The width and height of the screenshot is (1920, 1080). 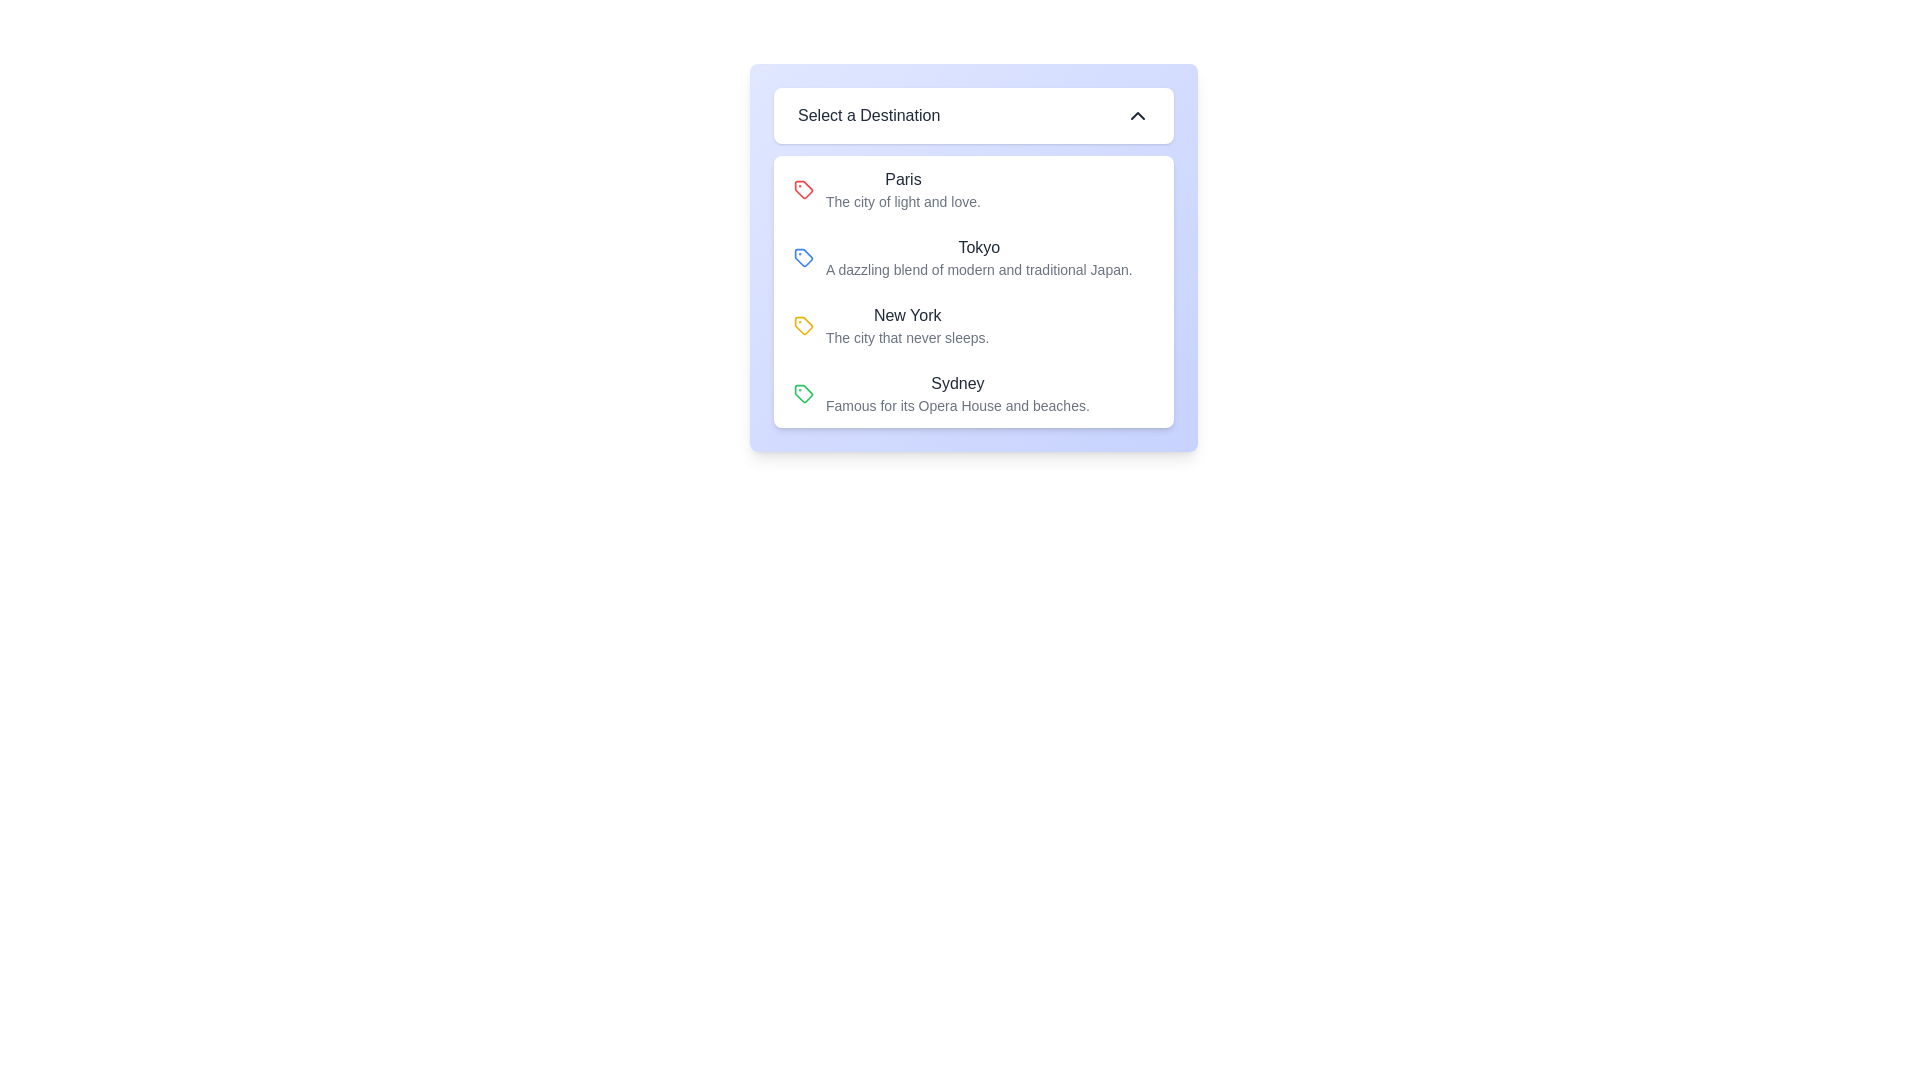 I want to click on the list item displaying 'New York', so click(x=906, y=325).